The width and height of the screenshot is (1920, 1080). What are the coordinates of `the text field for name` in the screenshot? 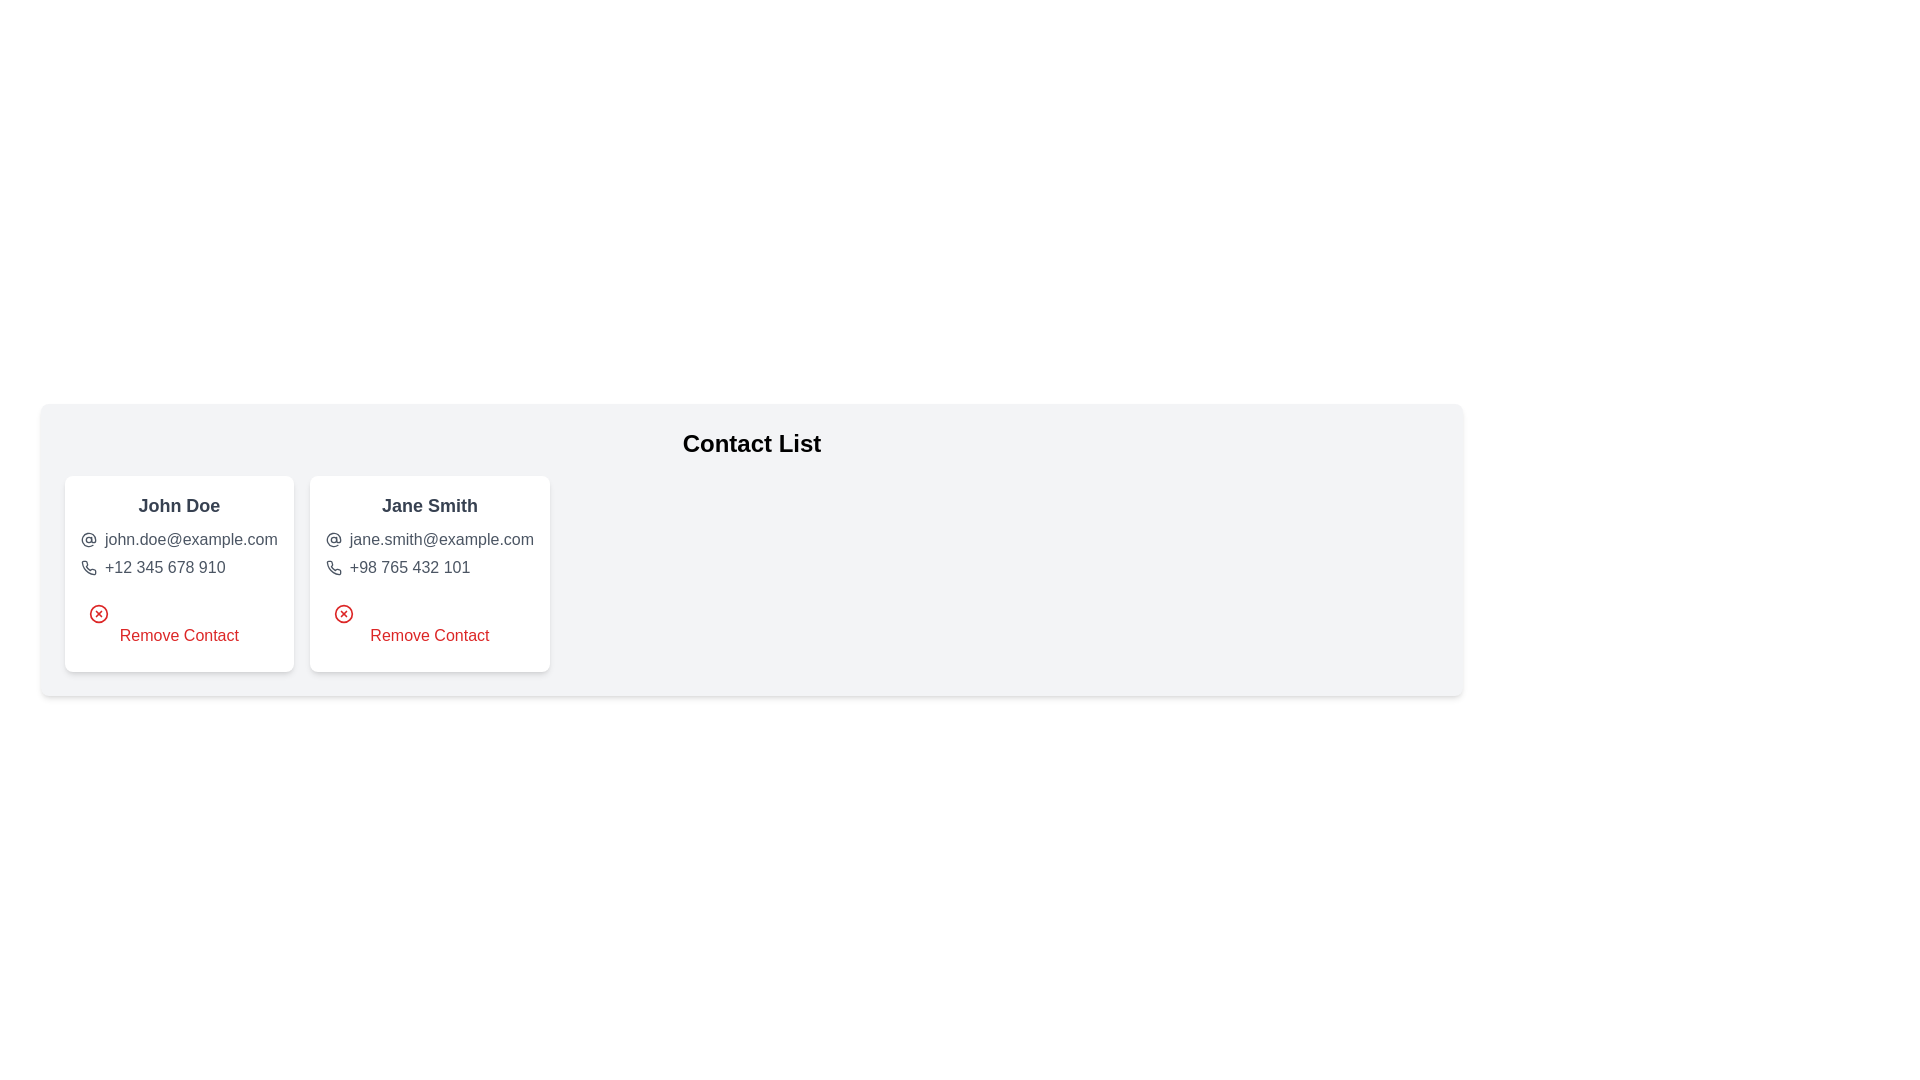 It's located at (178, 504).